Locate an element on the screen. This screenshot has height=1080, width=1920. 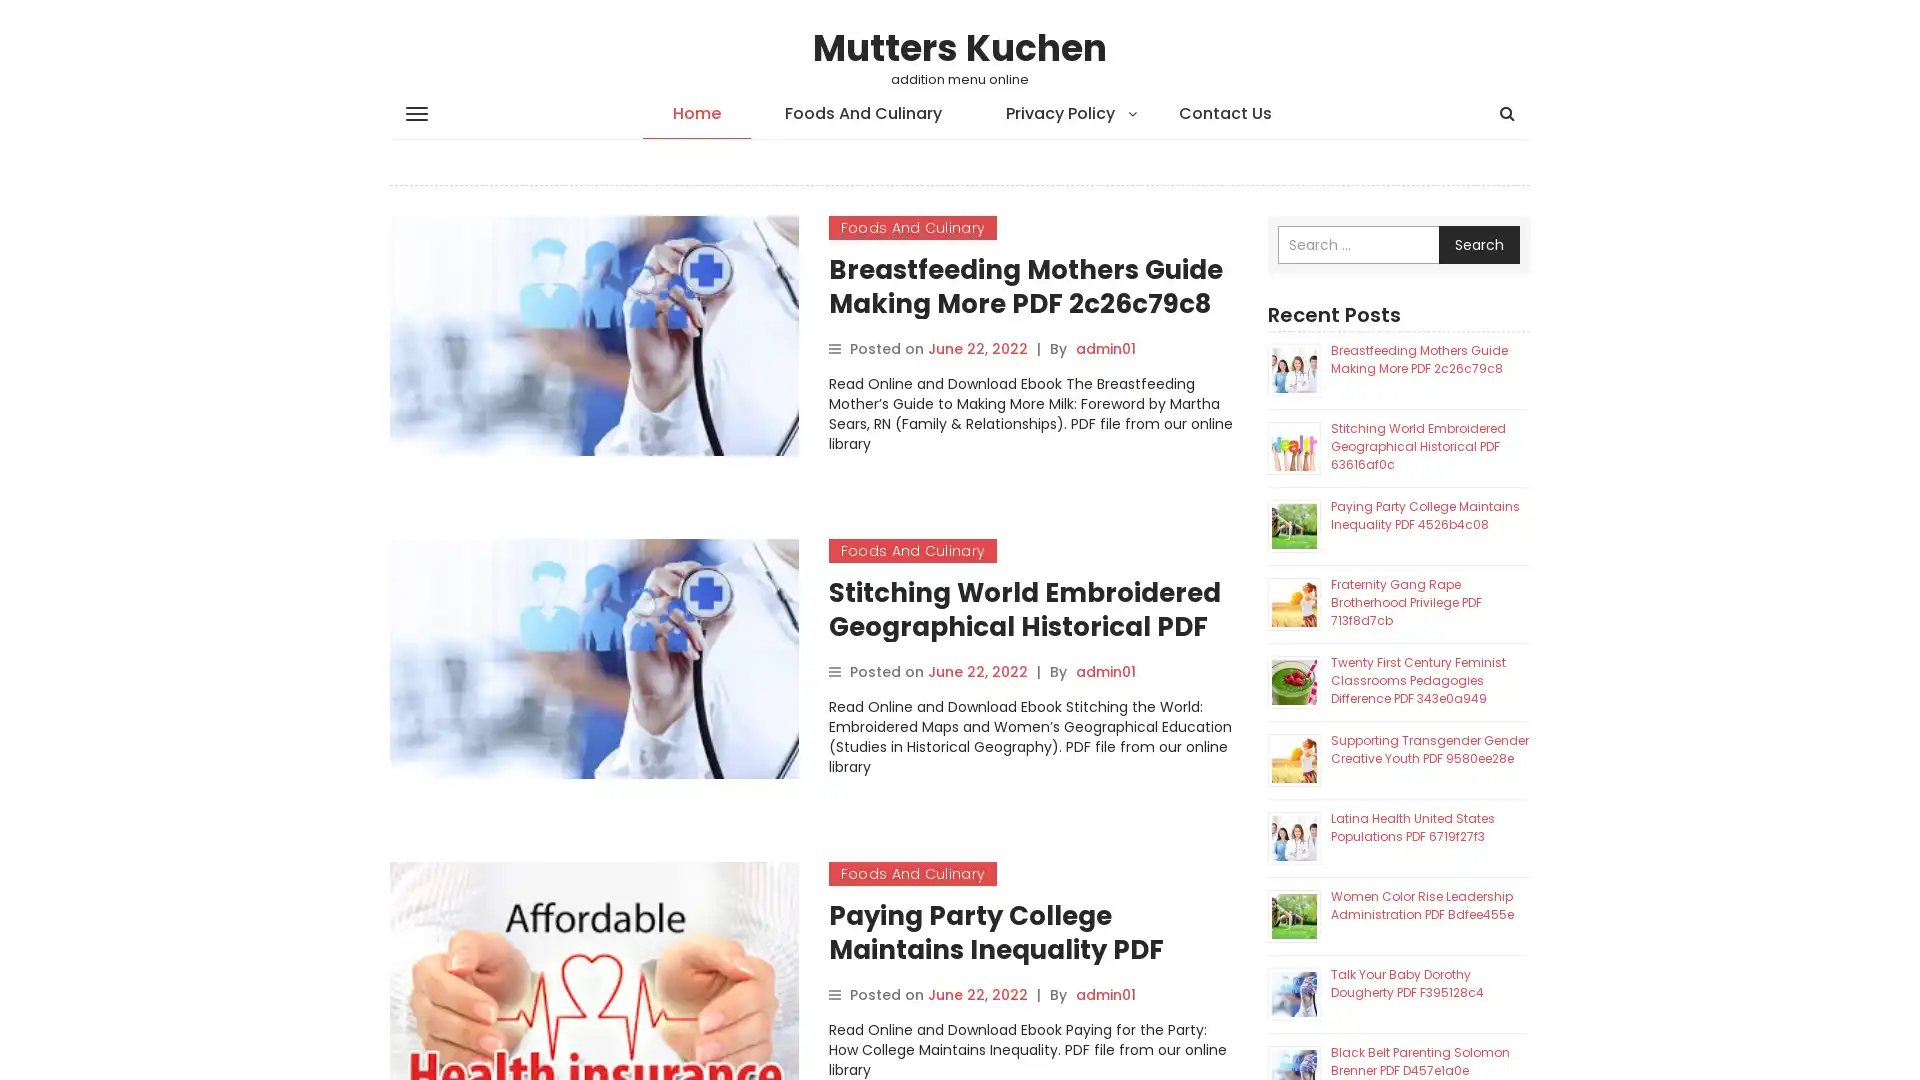
Search is located at coordinates (1479, 244).